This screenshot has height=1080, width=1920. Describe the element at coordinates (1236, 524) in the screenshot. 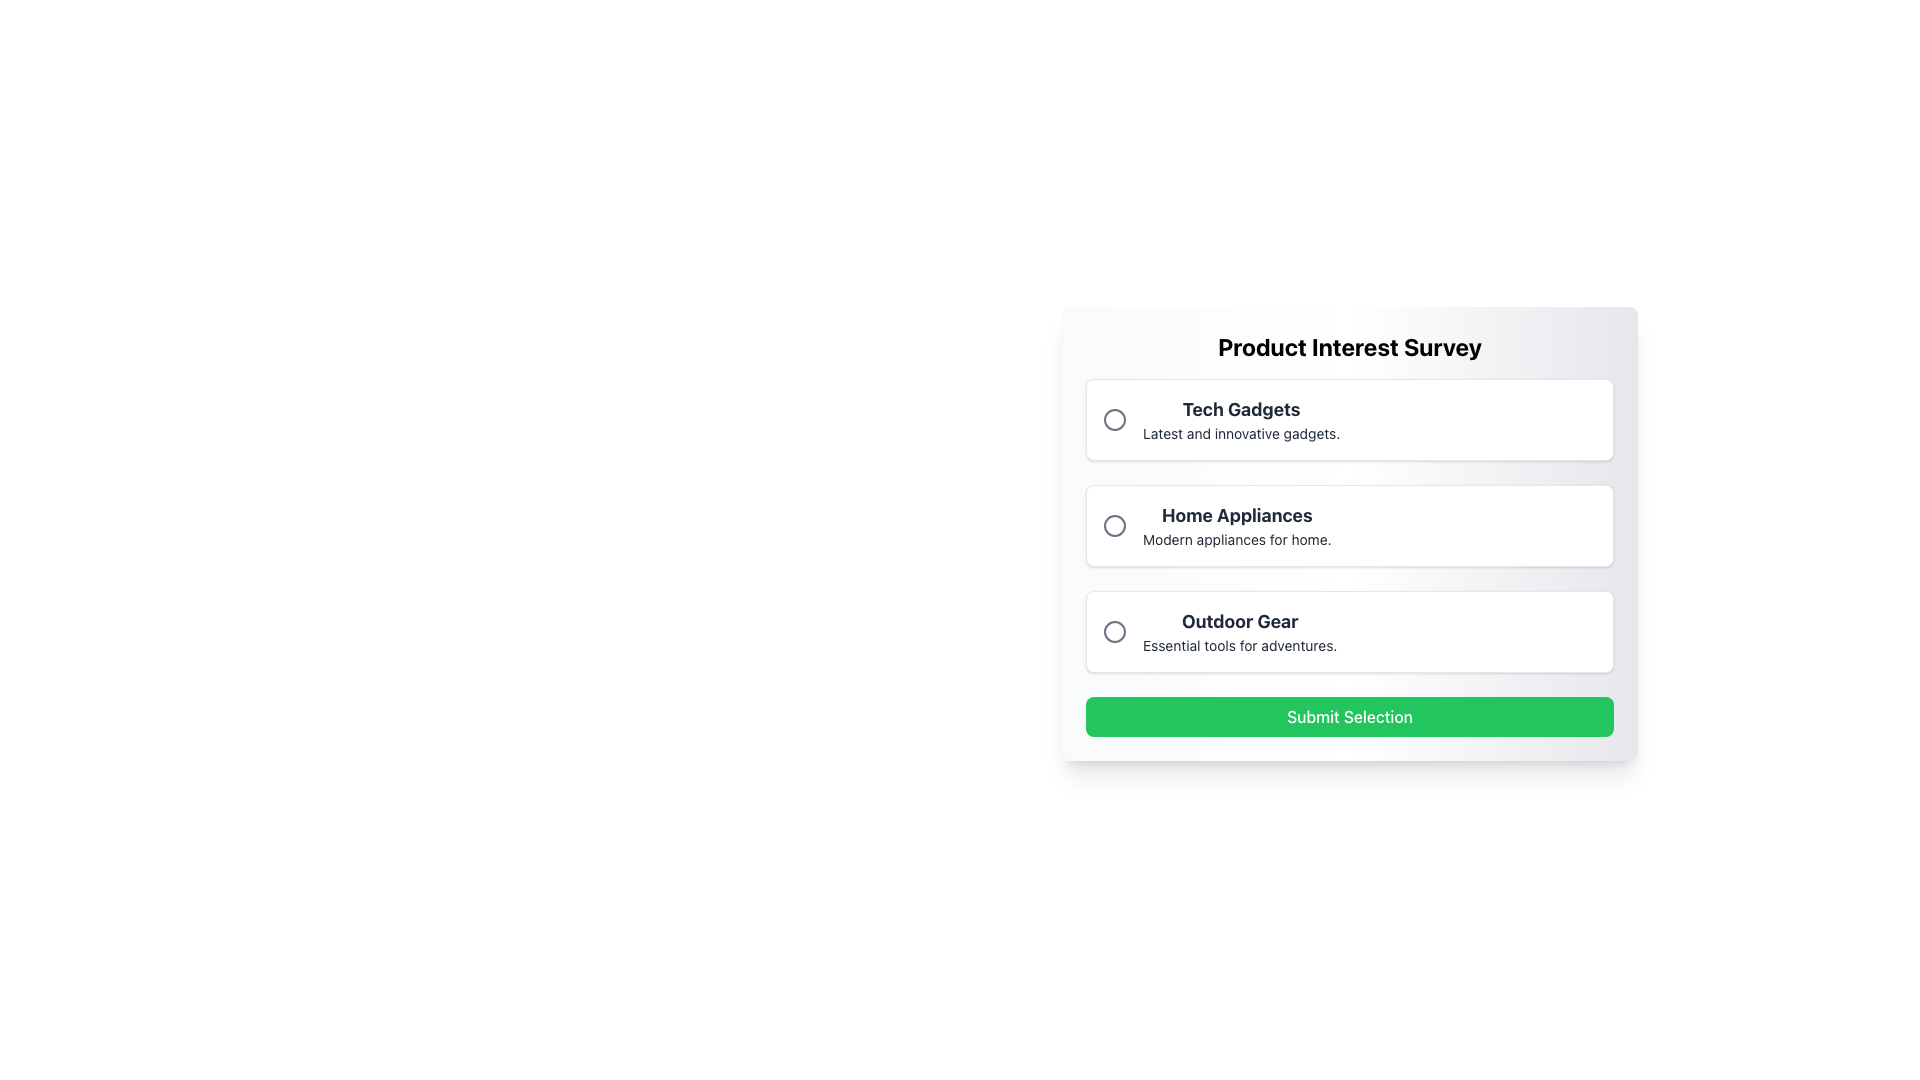

I see `the 'Home Appliances' text label, which is the second card in a vertical list, containing a bold heading and a subheading in smaller text` at that location.